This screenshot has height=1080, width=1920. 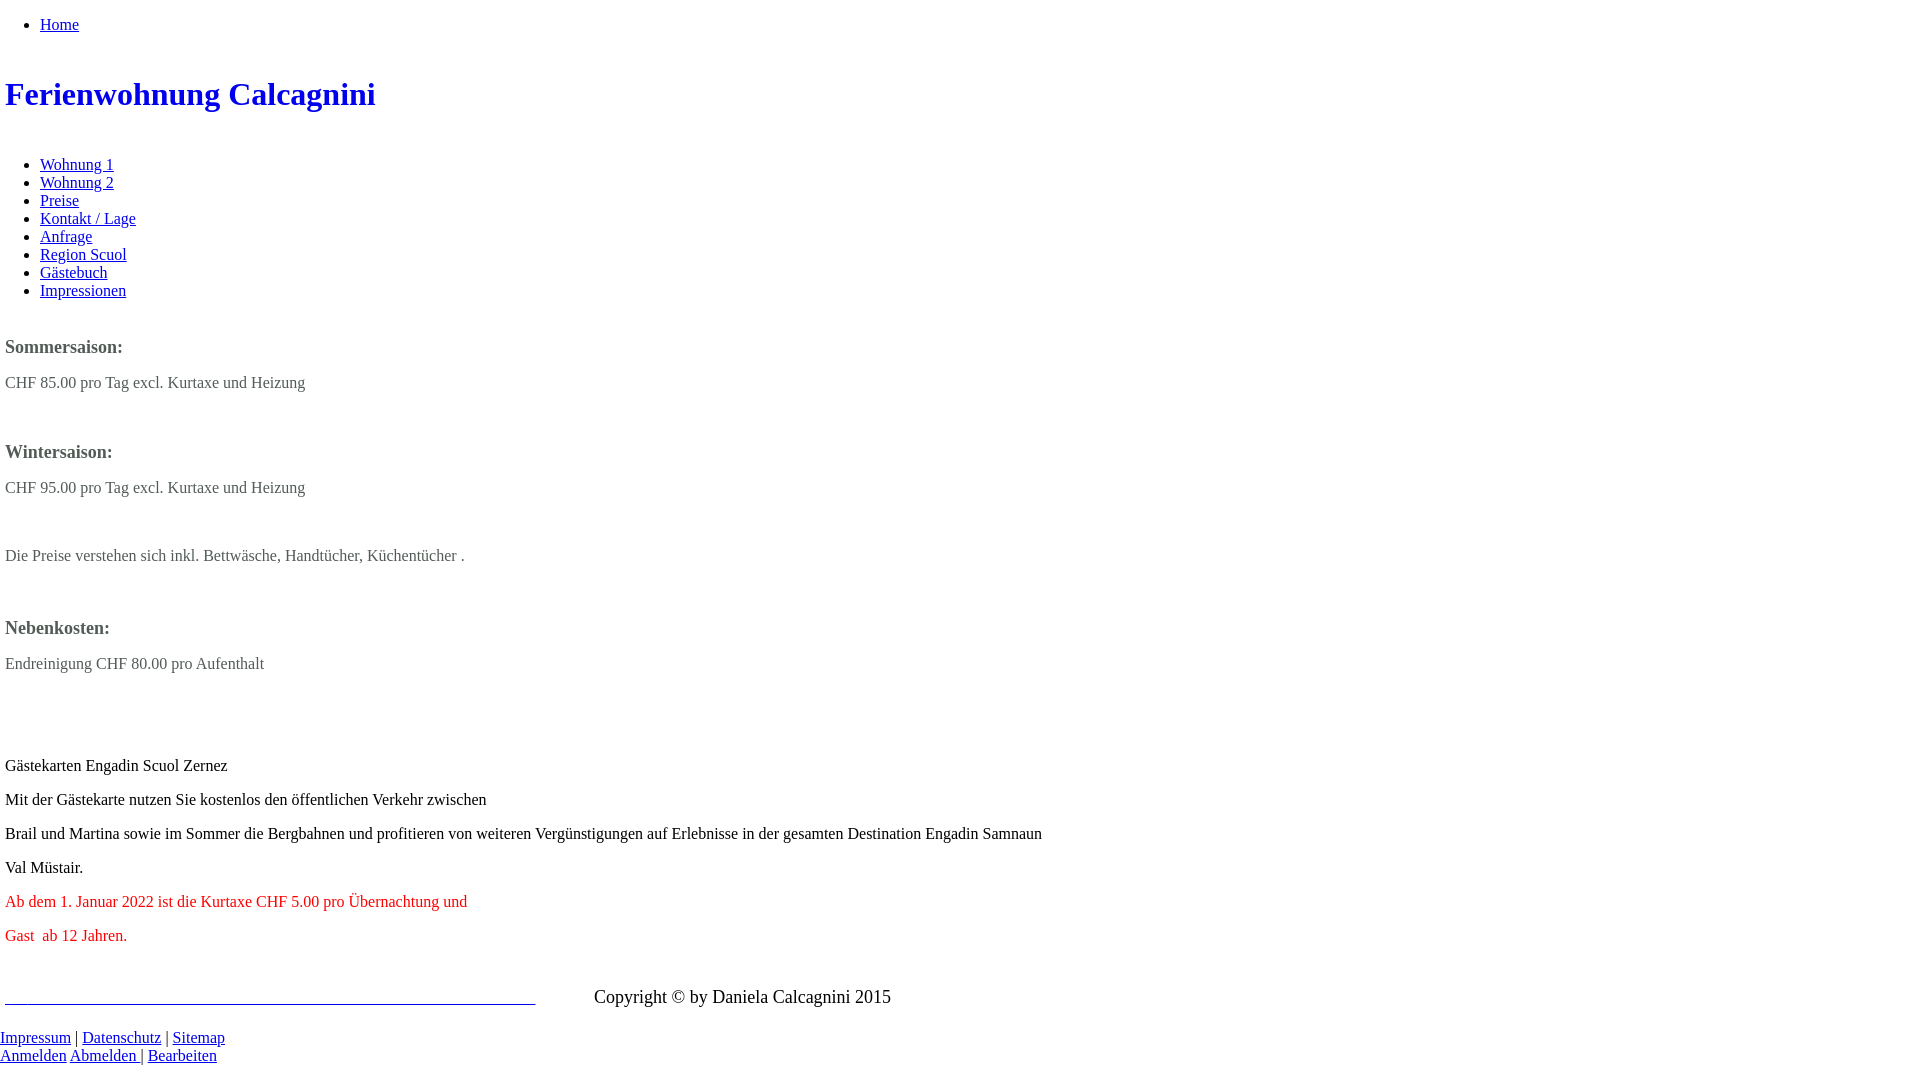 What do you see at coordinates (182, 1054) in the screenshot?
I see `'Bearbeiten'` at bounding box center [182, 1054].